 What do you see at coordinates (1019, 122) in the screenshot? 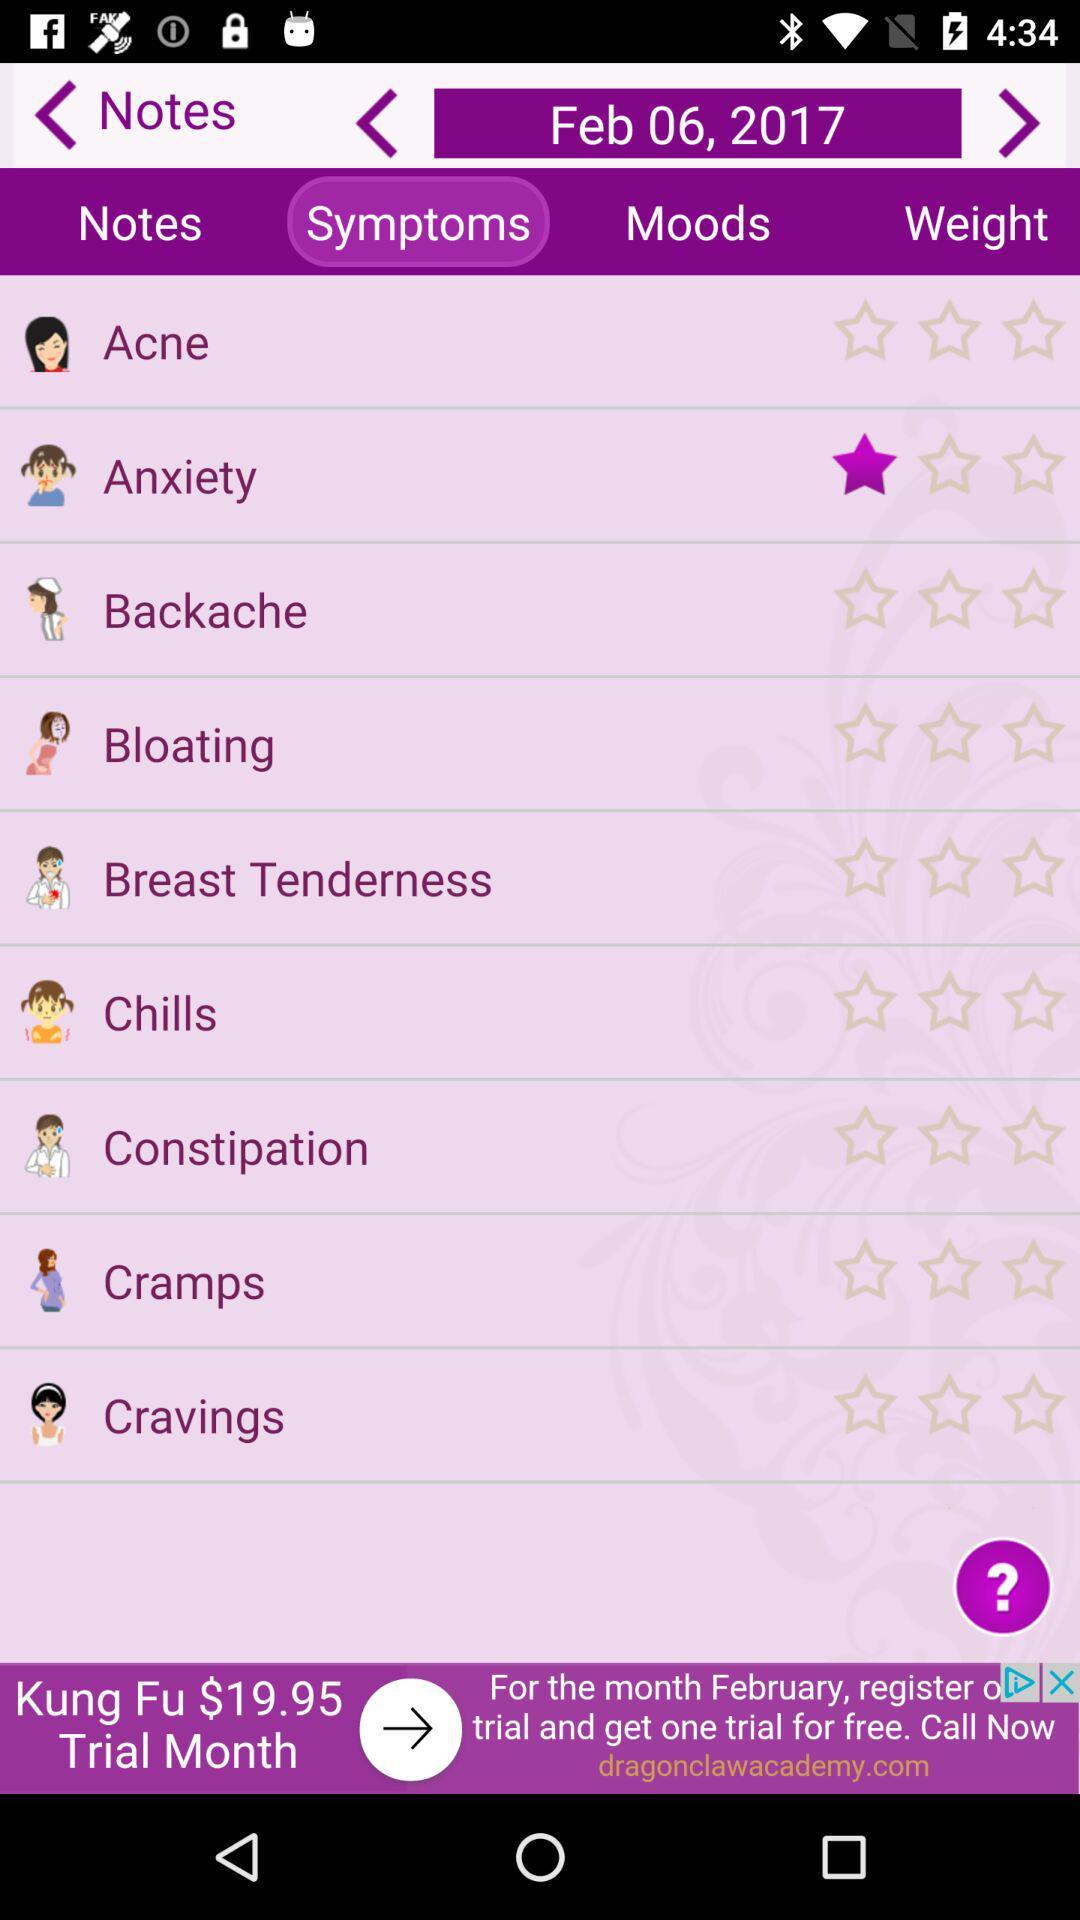
I see `next day` at bounding box center [1019, 122].